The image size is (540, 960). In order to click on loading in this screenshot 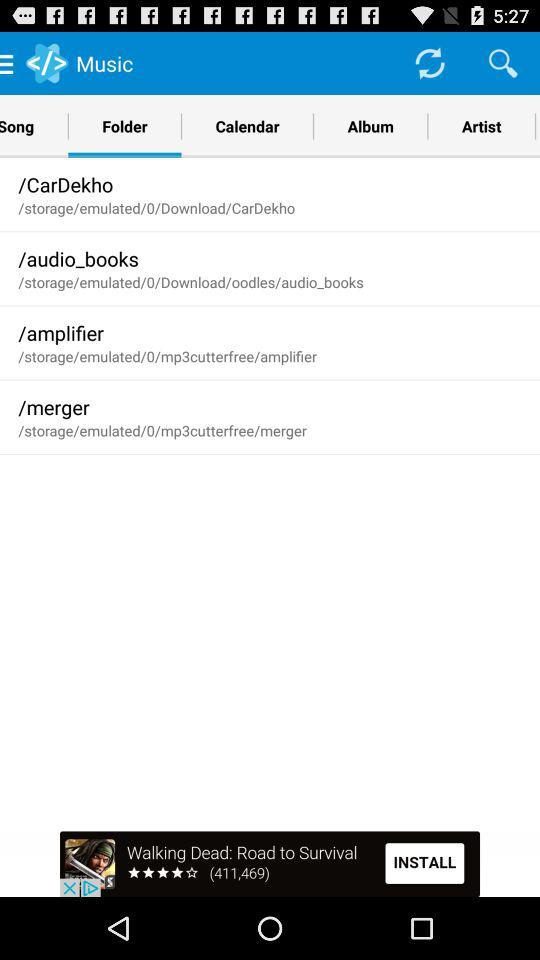, I will do `click(428, 62)`.